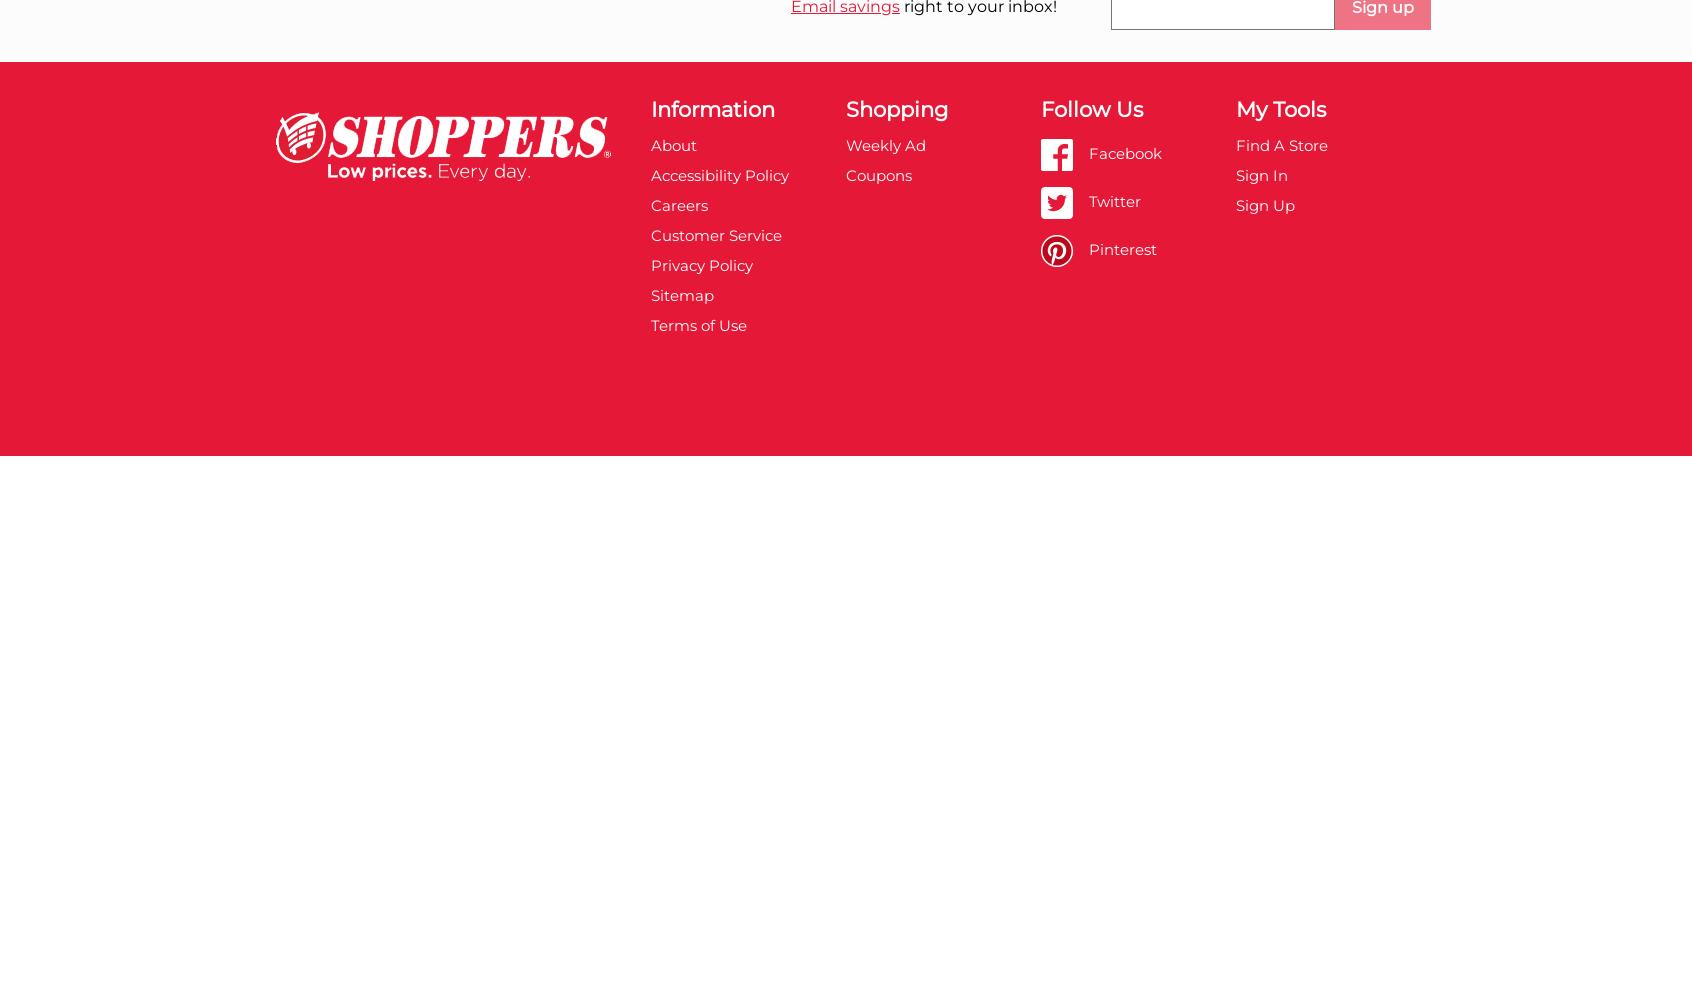 This screenshot has height=1000, width=1692. I want to click on 'Coupons', so click(876, 174).